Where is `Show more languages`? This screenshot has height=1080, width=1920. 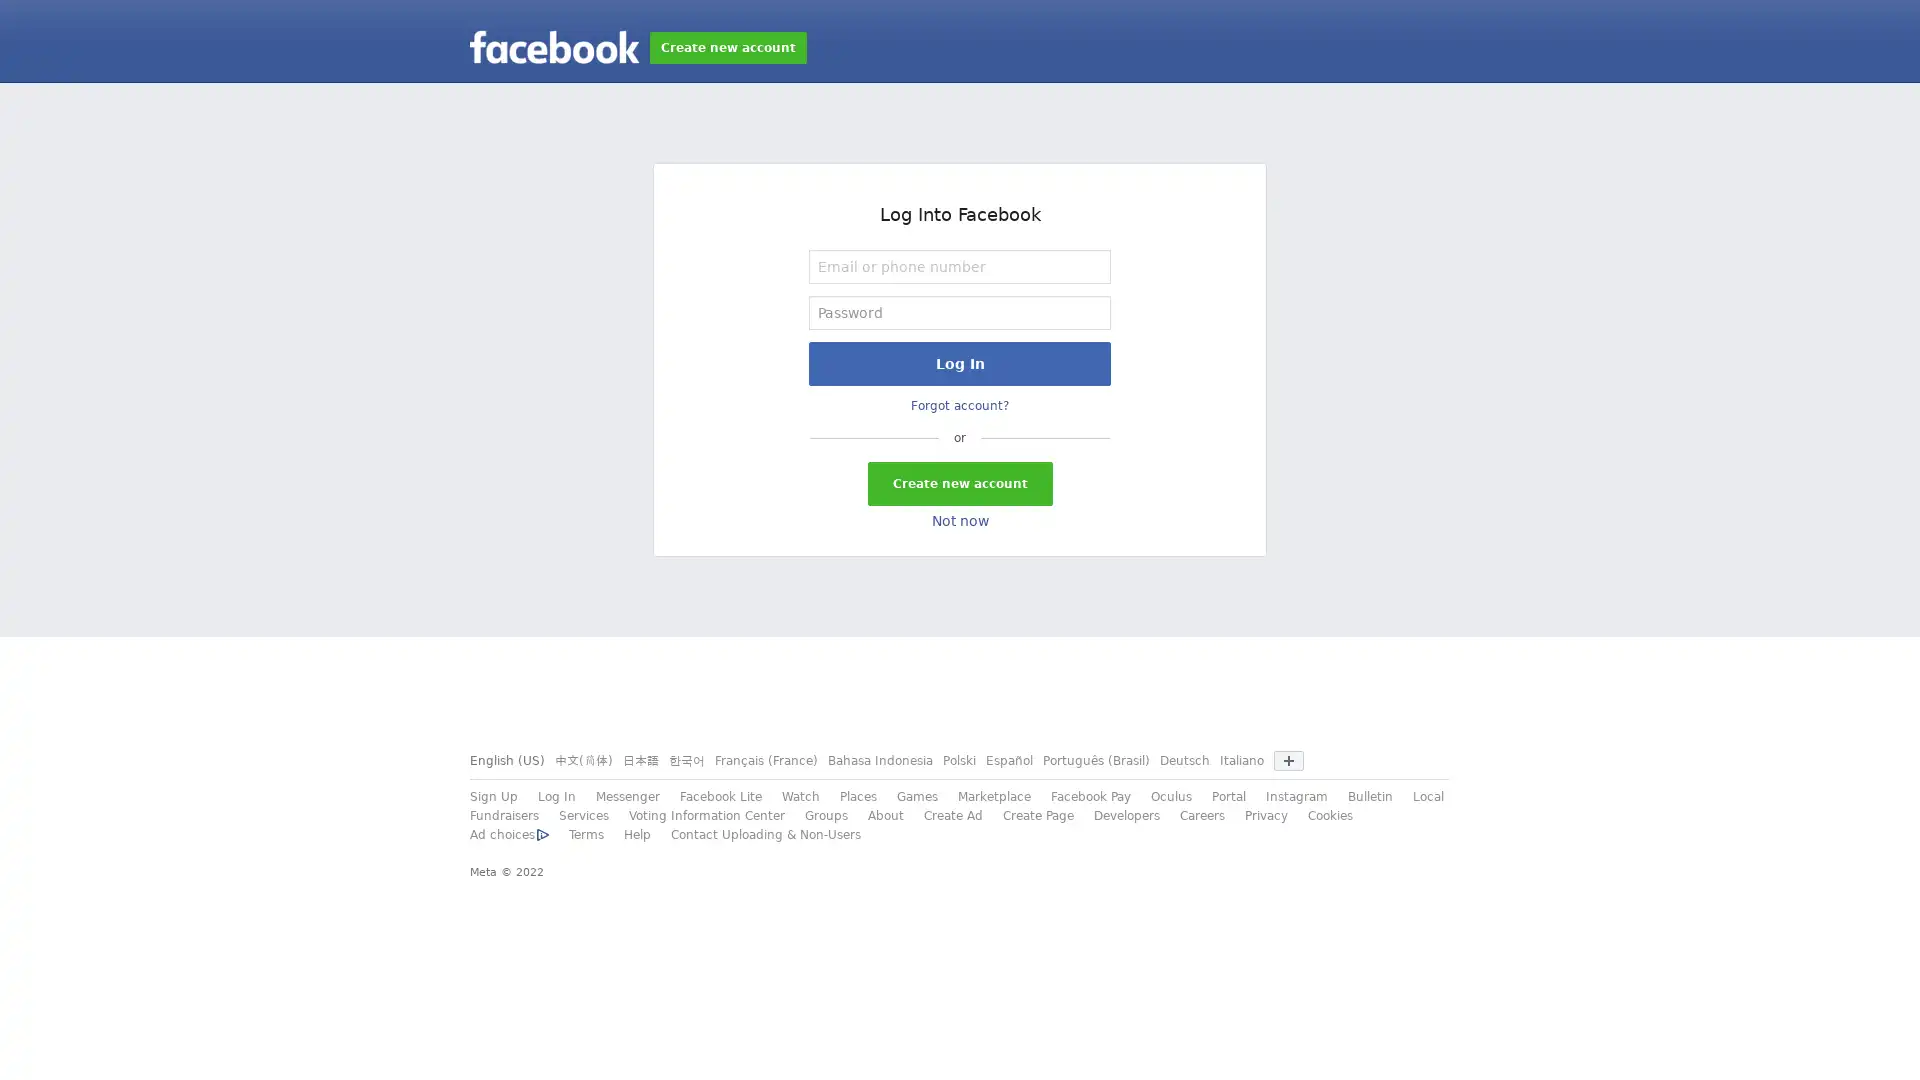
Show more languages is located at coordinates (1289, 760).